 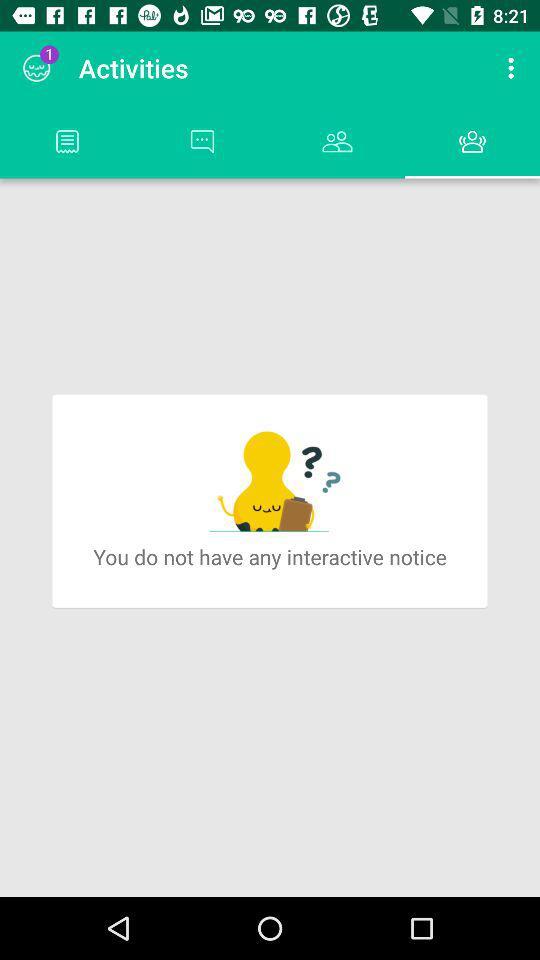 I want to click on app next to activities icon, so click(x=36, y=68).